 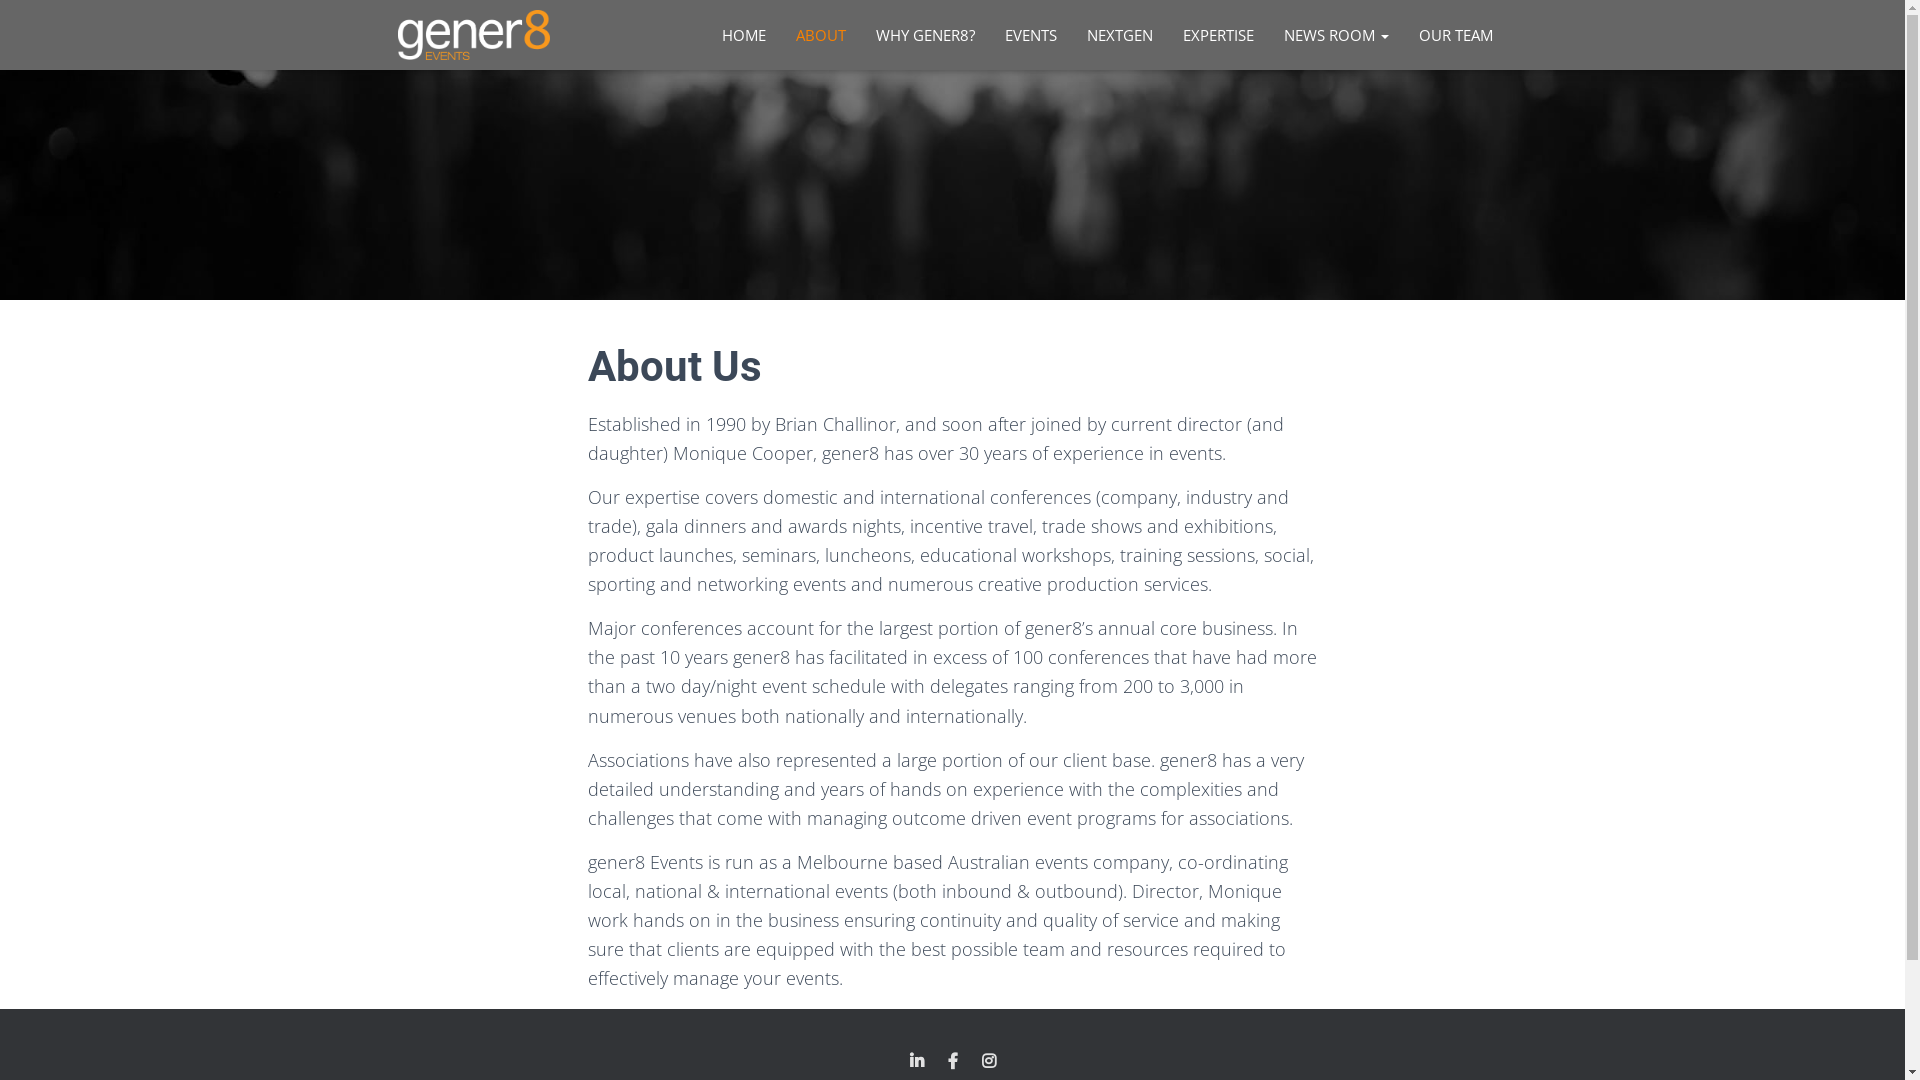 What do you see at coordinates (778, 34) in the screenshot?
I see `'ABOUT'` at bounding box center [778, 34].